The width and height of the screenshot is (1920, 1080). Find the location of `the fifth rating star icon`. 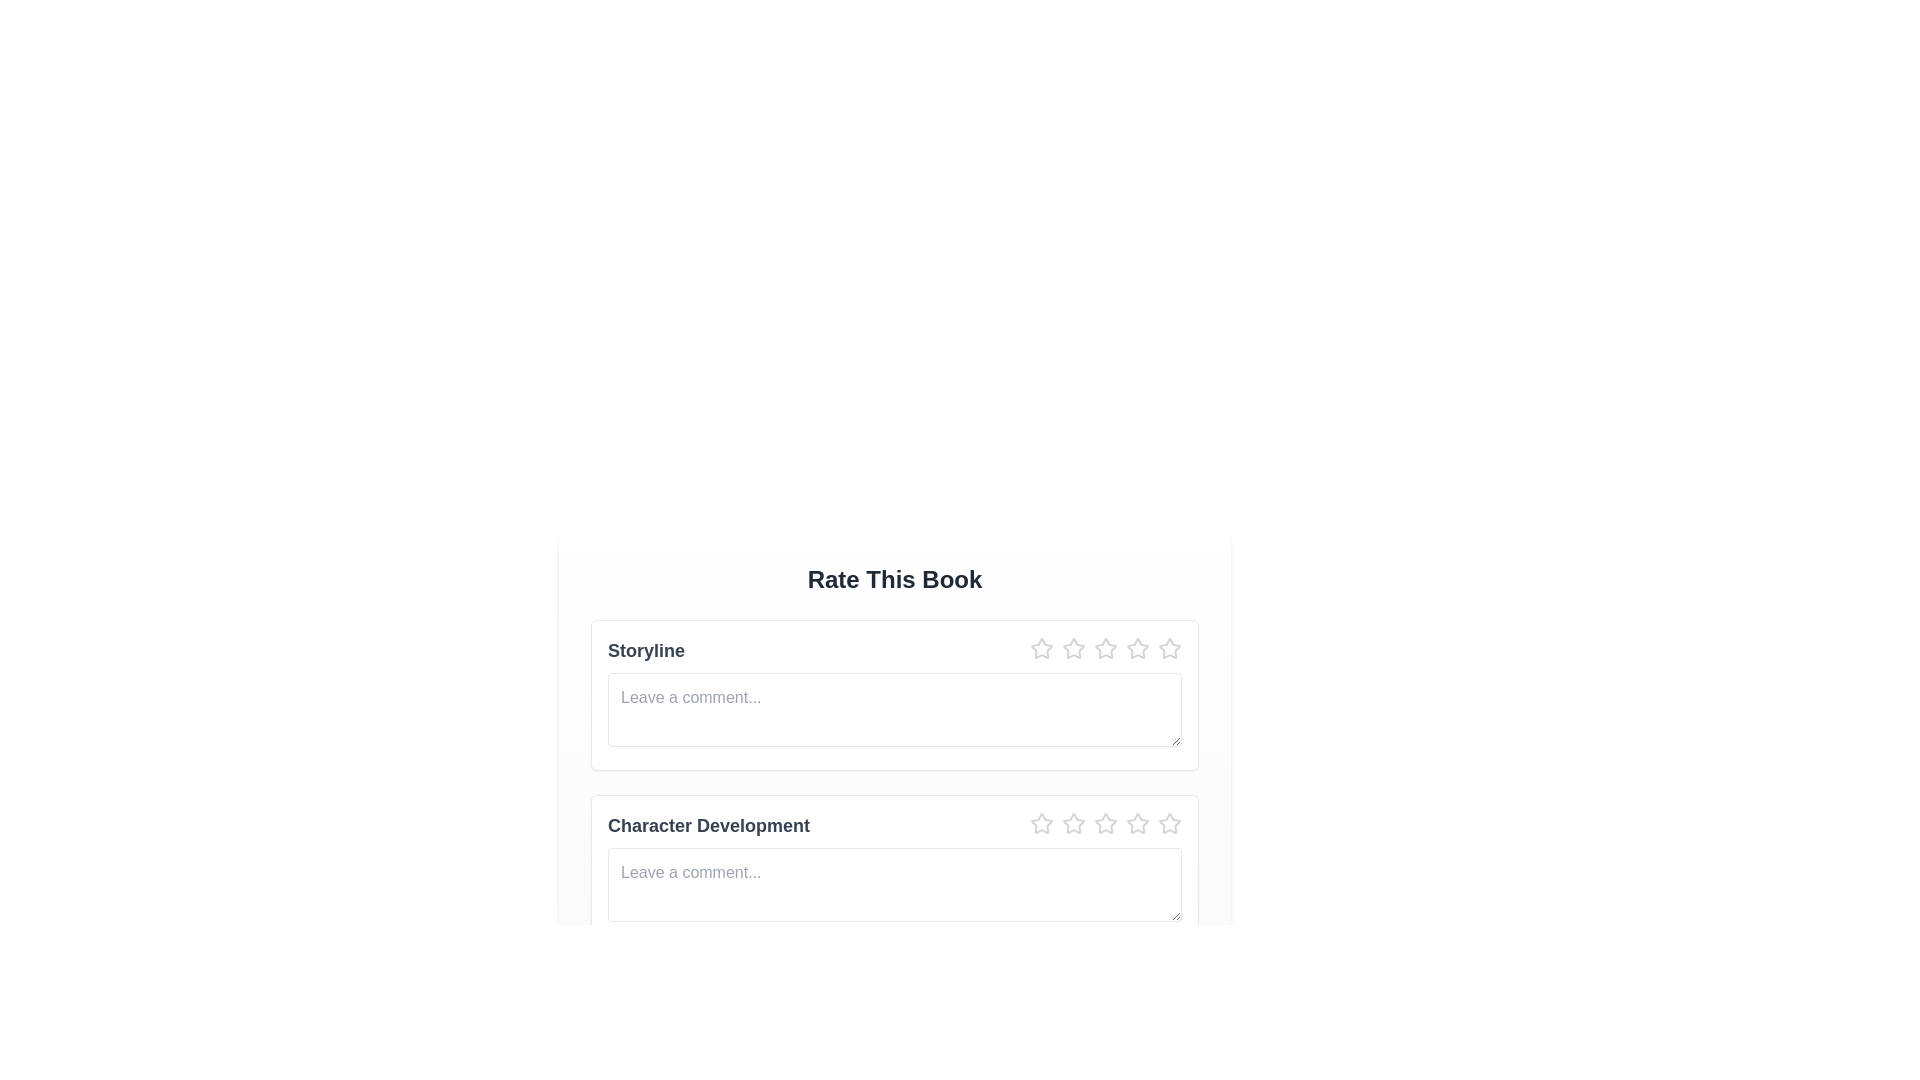

the fifth rating star icon is located at coordinates (1137, 823).